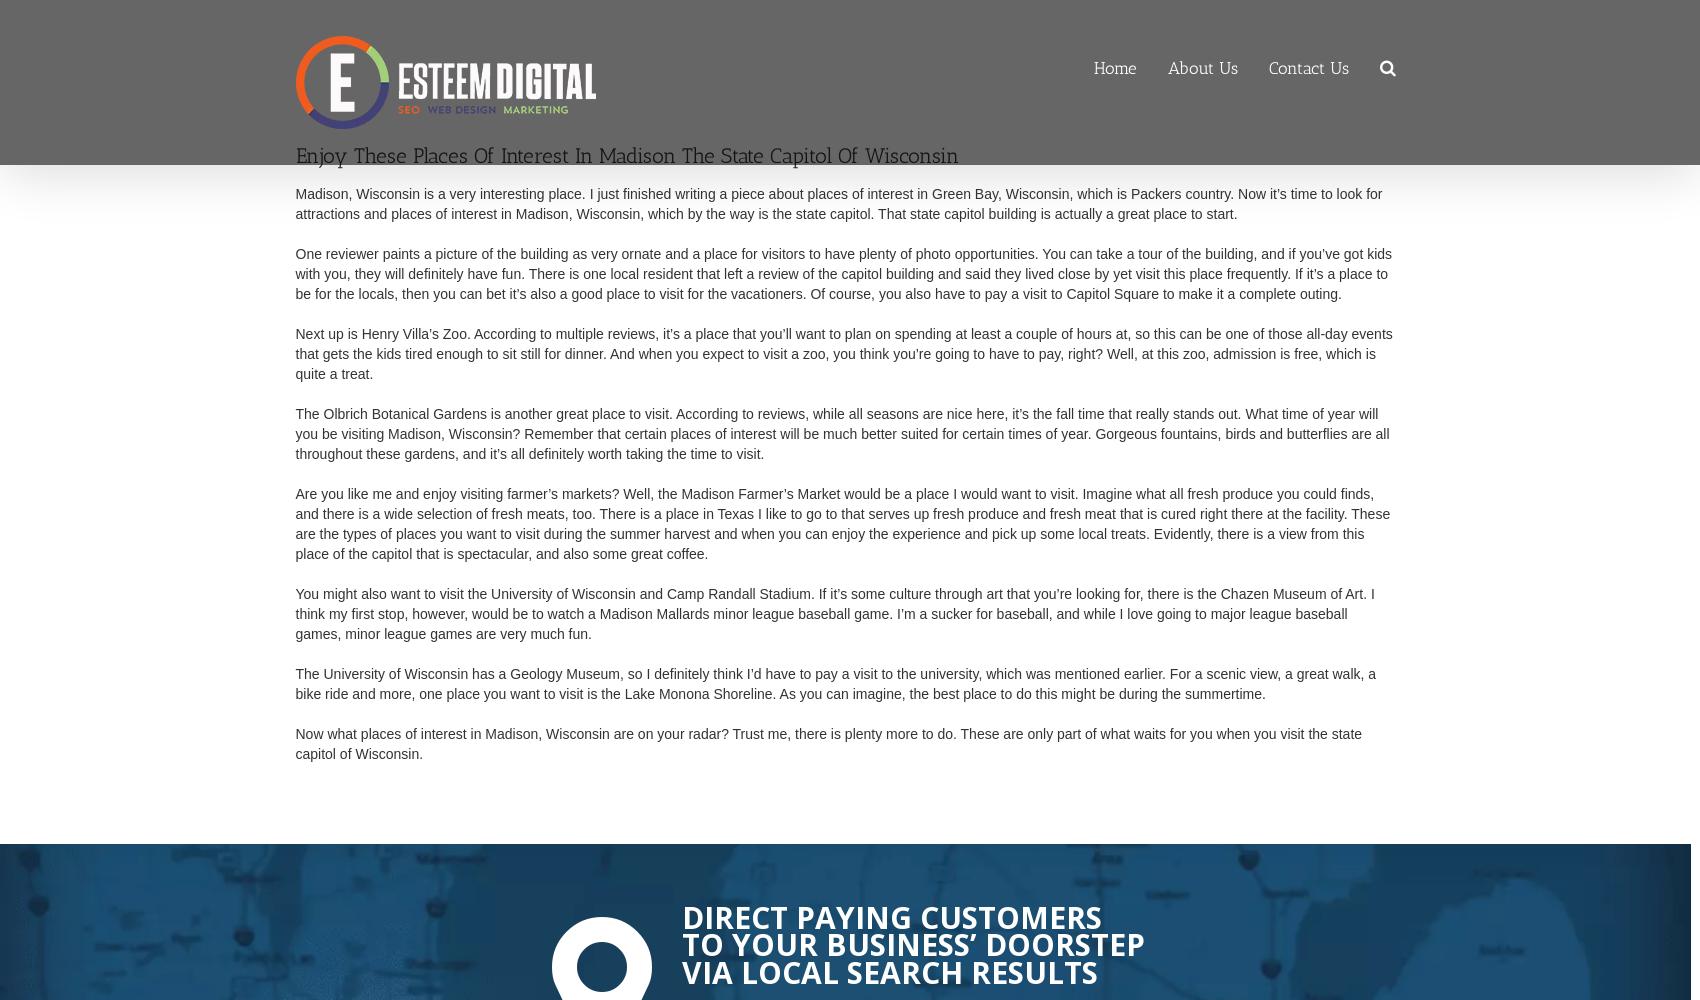  I want to click on 'Direct Paying Customers', so click(682, 916).